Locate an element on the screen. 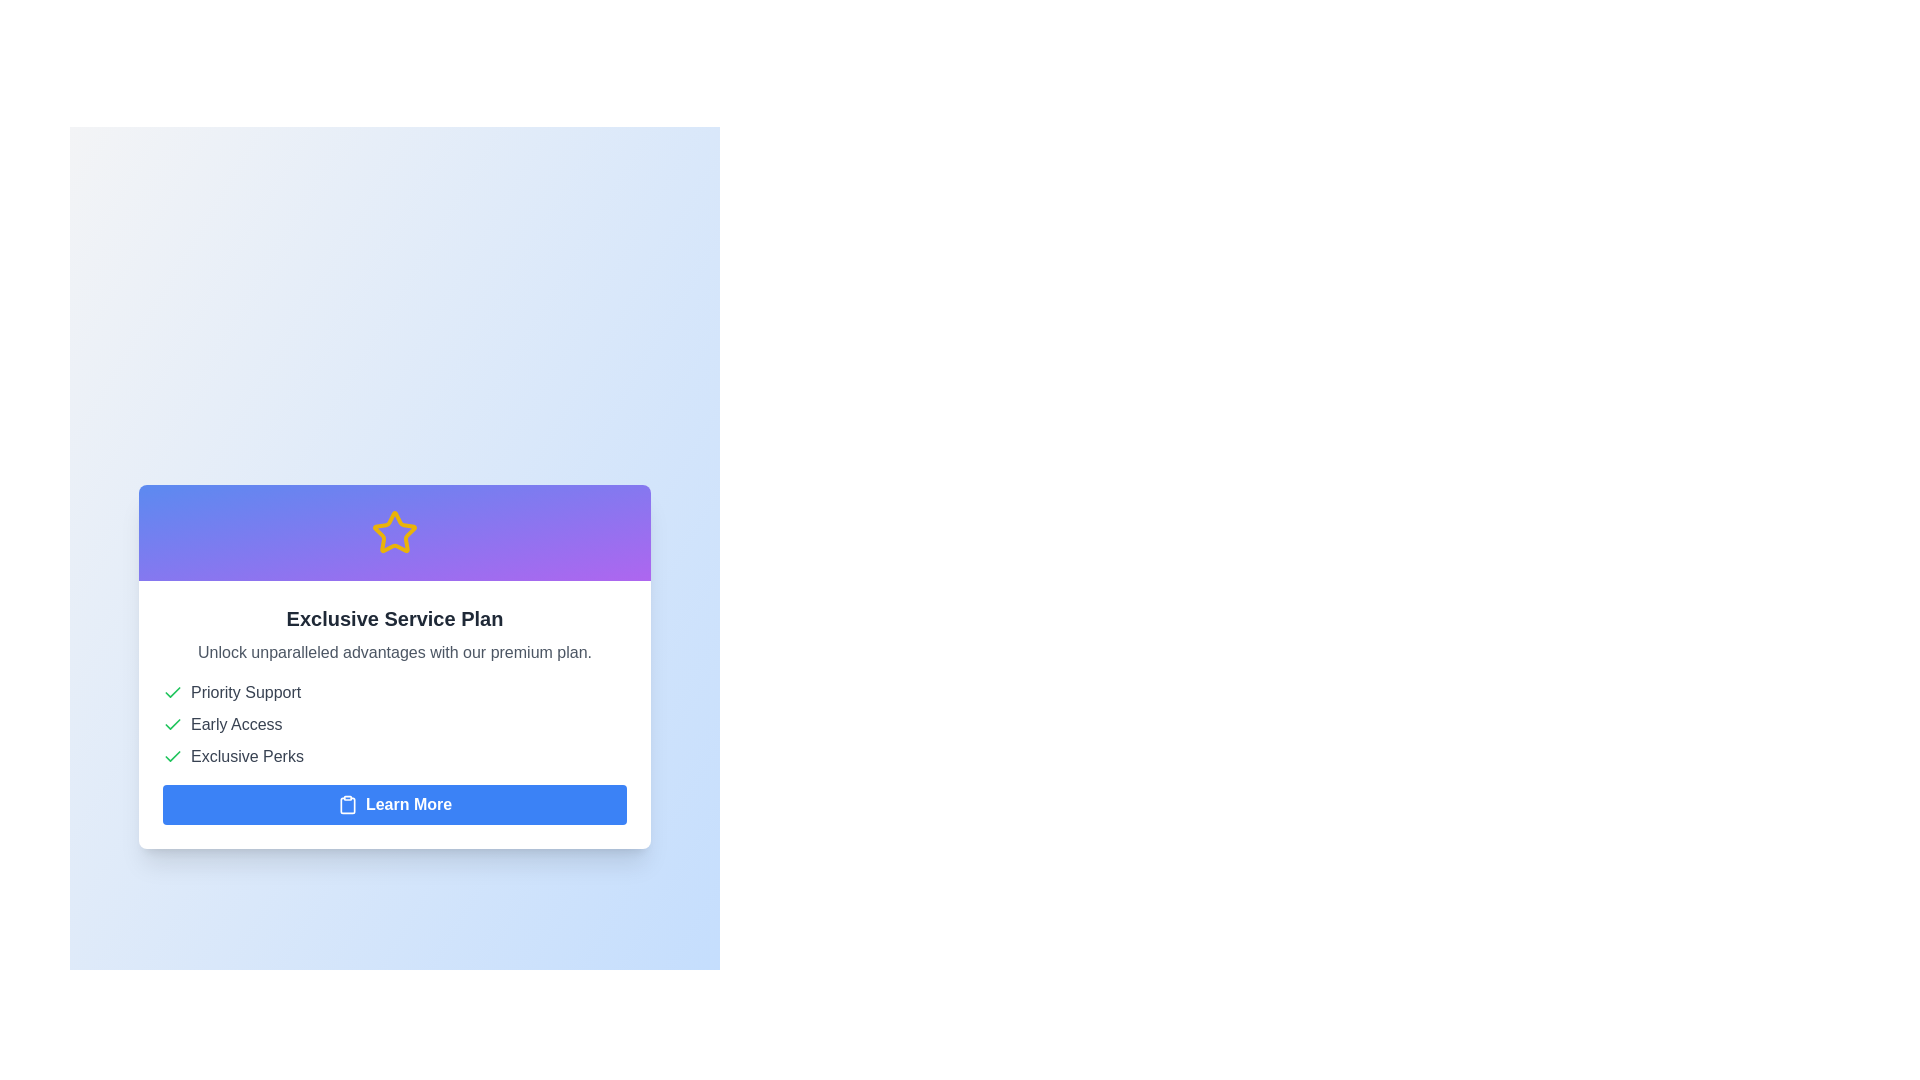 The width and height of the screenshot is (1920, 1080). the checkmark icon that signifies a selected or confirmed state, located adjacent to the text 'Early Access' is located at coordinates (172, 725).